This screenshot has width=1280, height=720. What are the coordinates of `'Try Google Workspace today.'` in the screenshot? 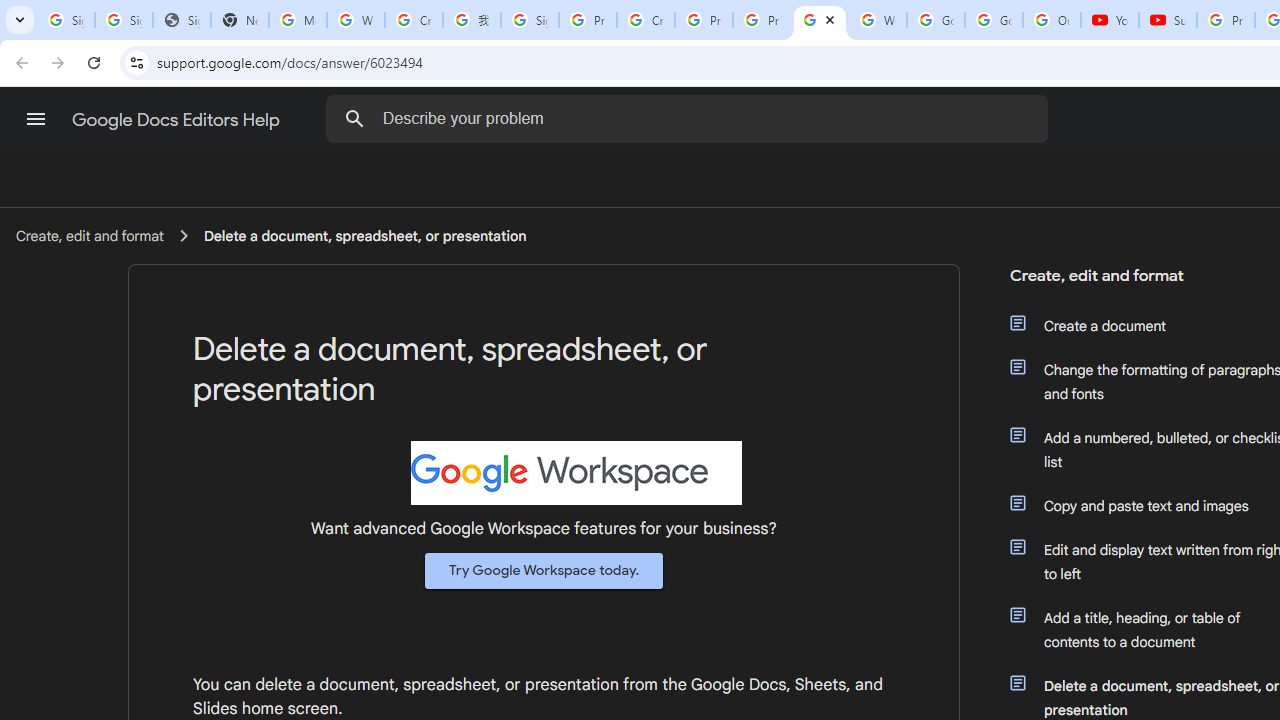 It's located at (544, 570).